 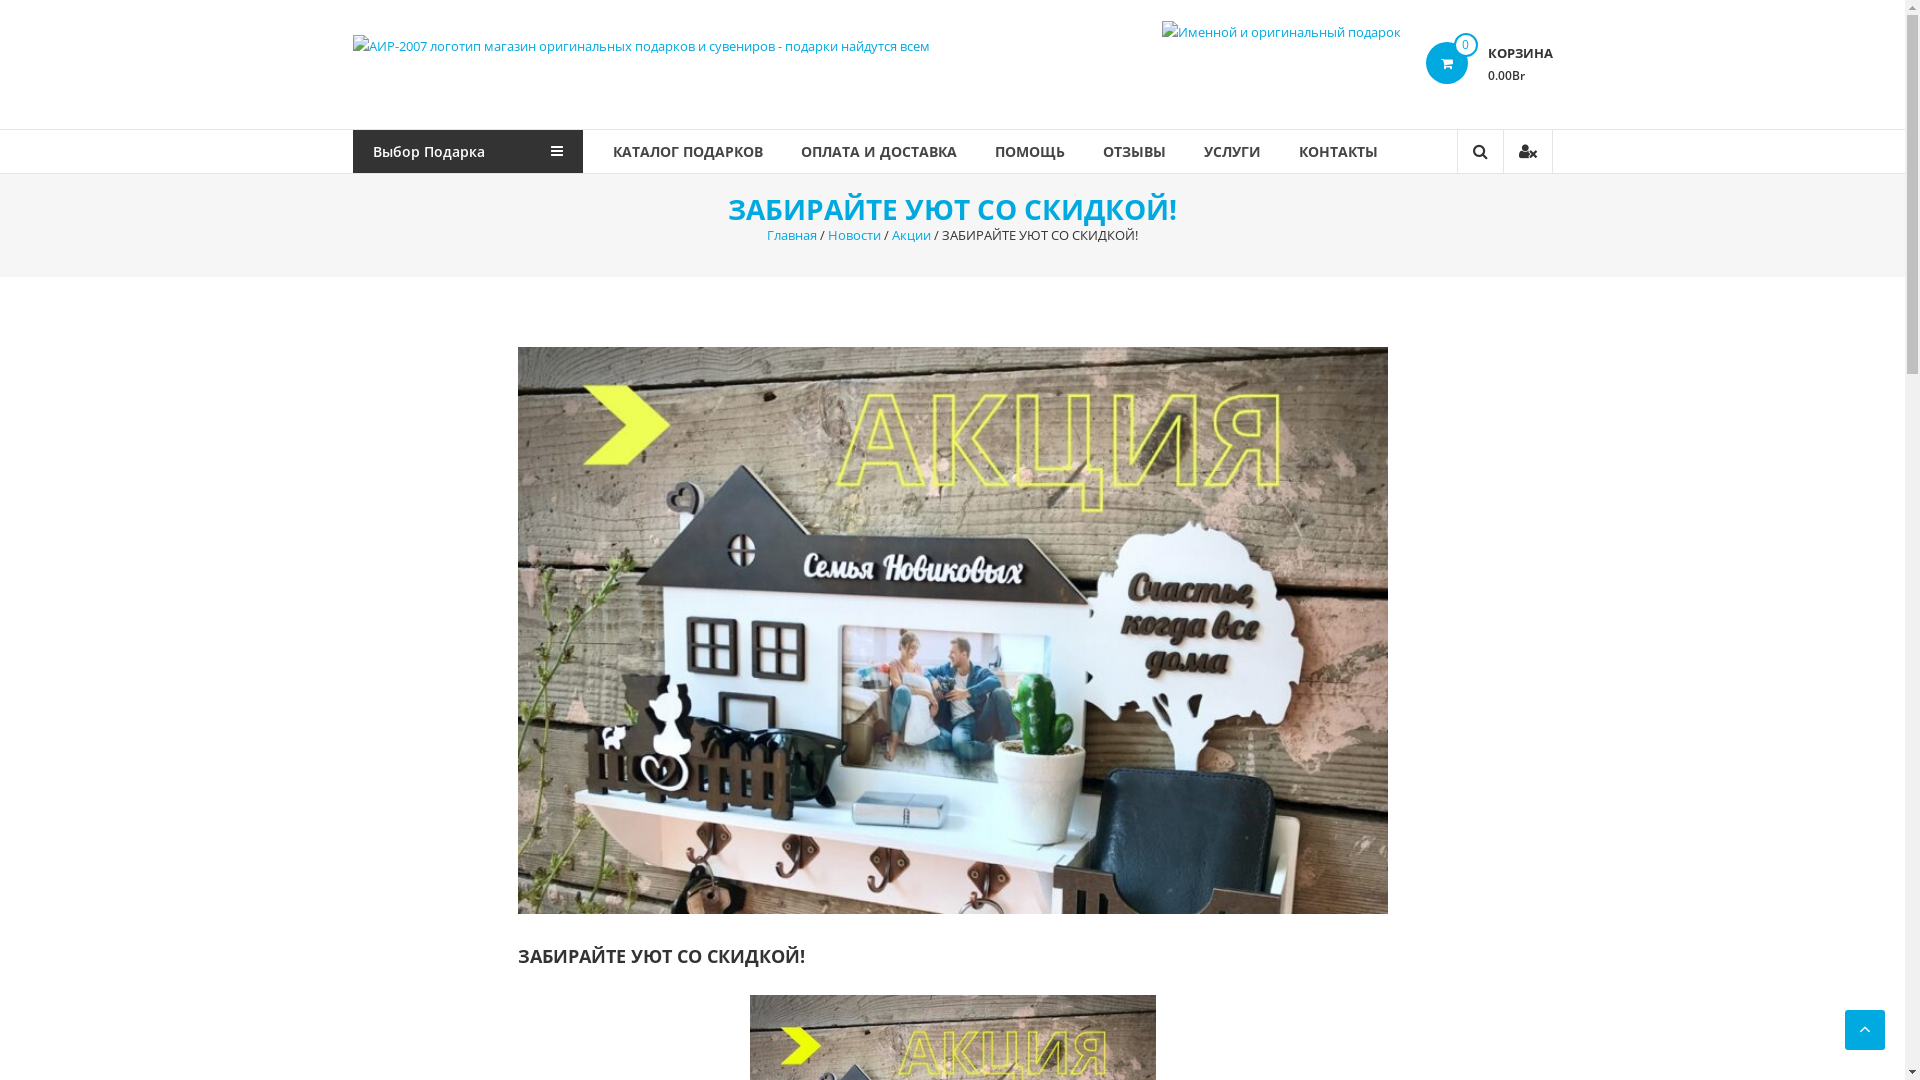 What do you see at coordinates (1424, 61) in the screenshot?
I see `'0'` at bounding box center [1424, 61].